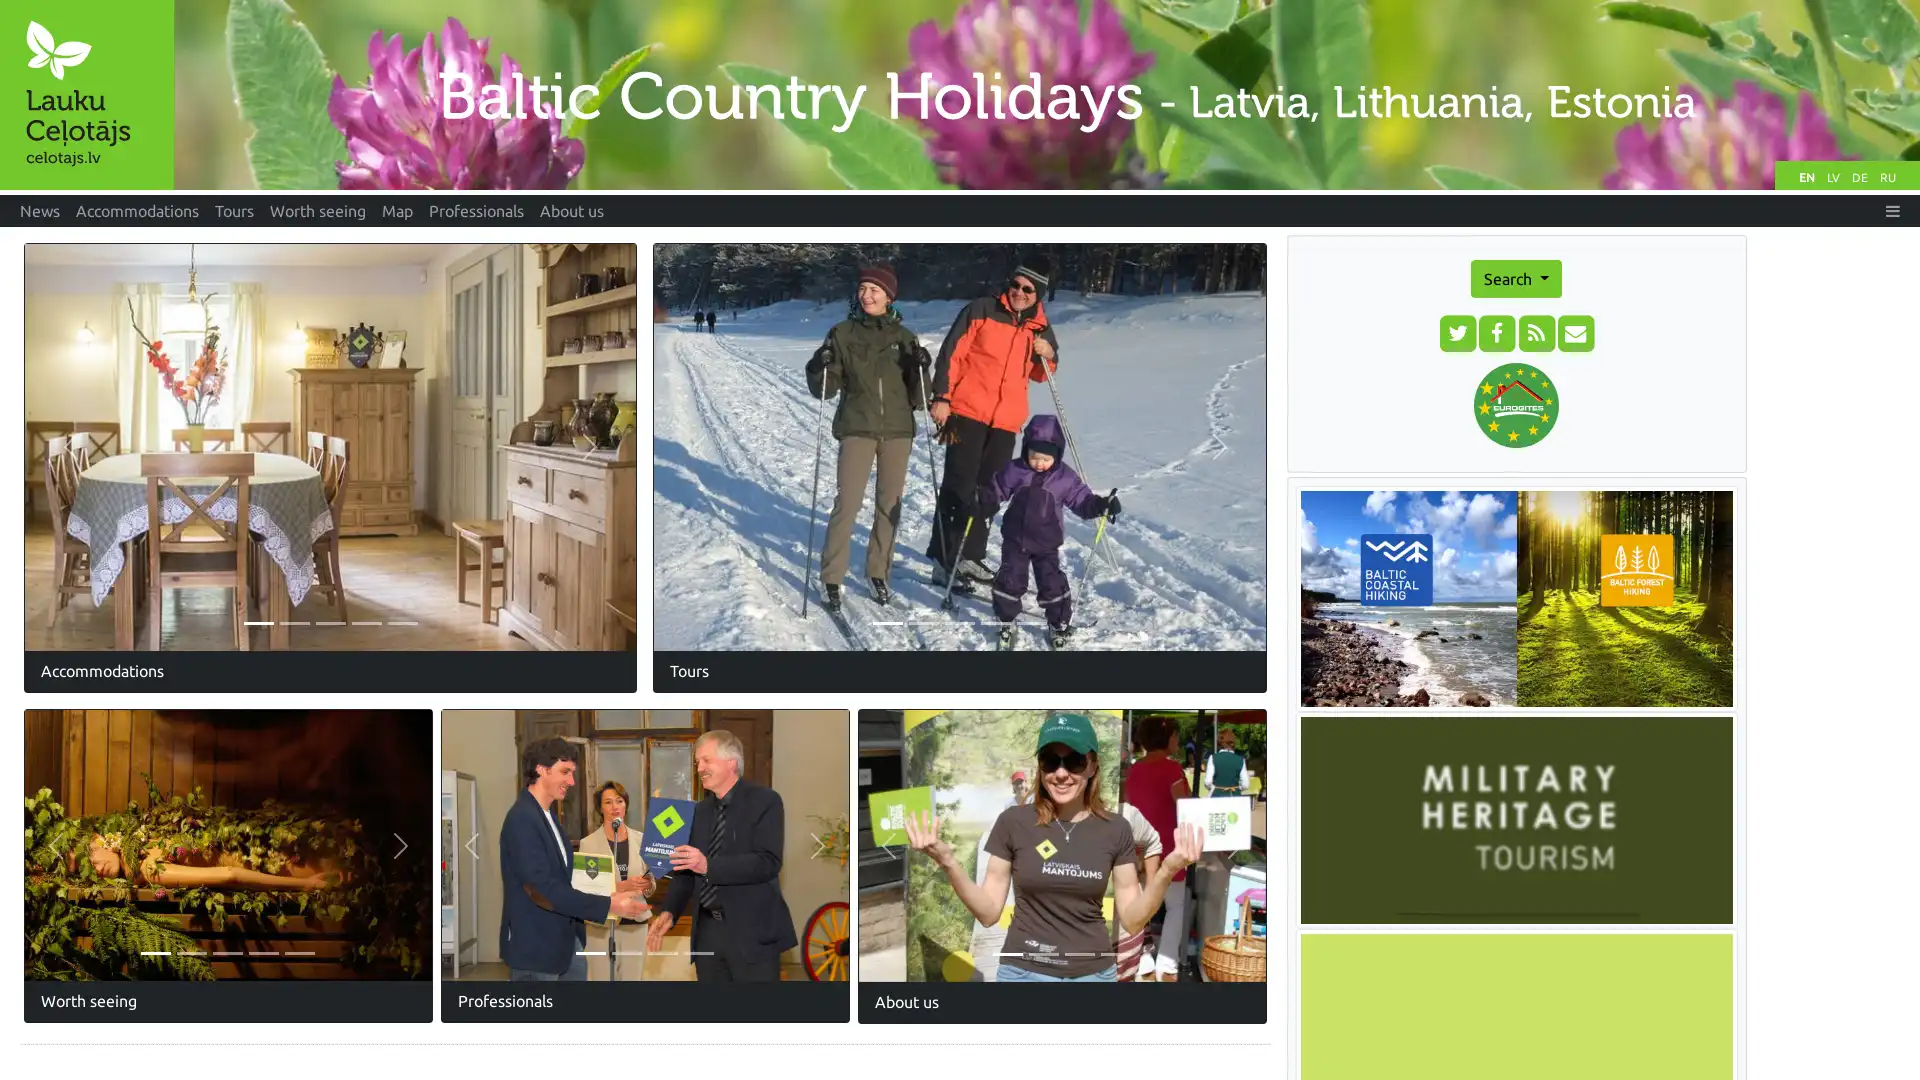 Image resolution: width=1920 pixels, height=1080 pixels. I want to click on Previous, so click(55, 845).